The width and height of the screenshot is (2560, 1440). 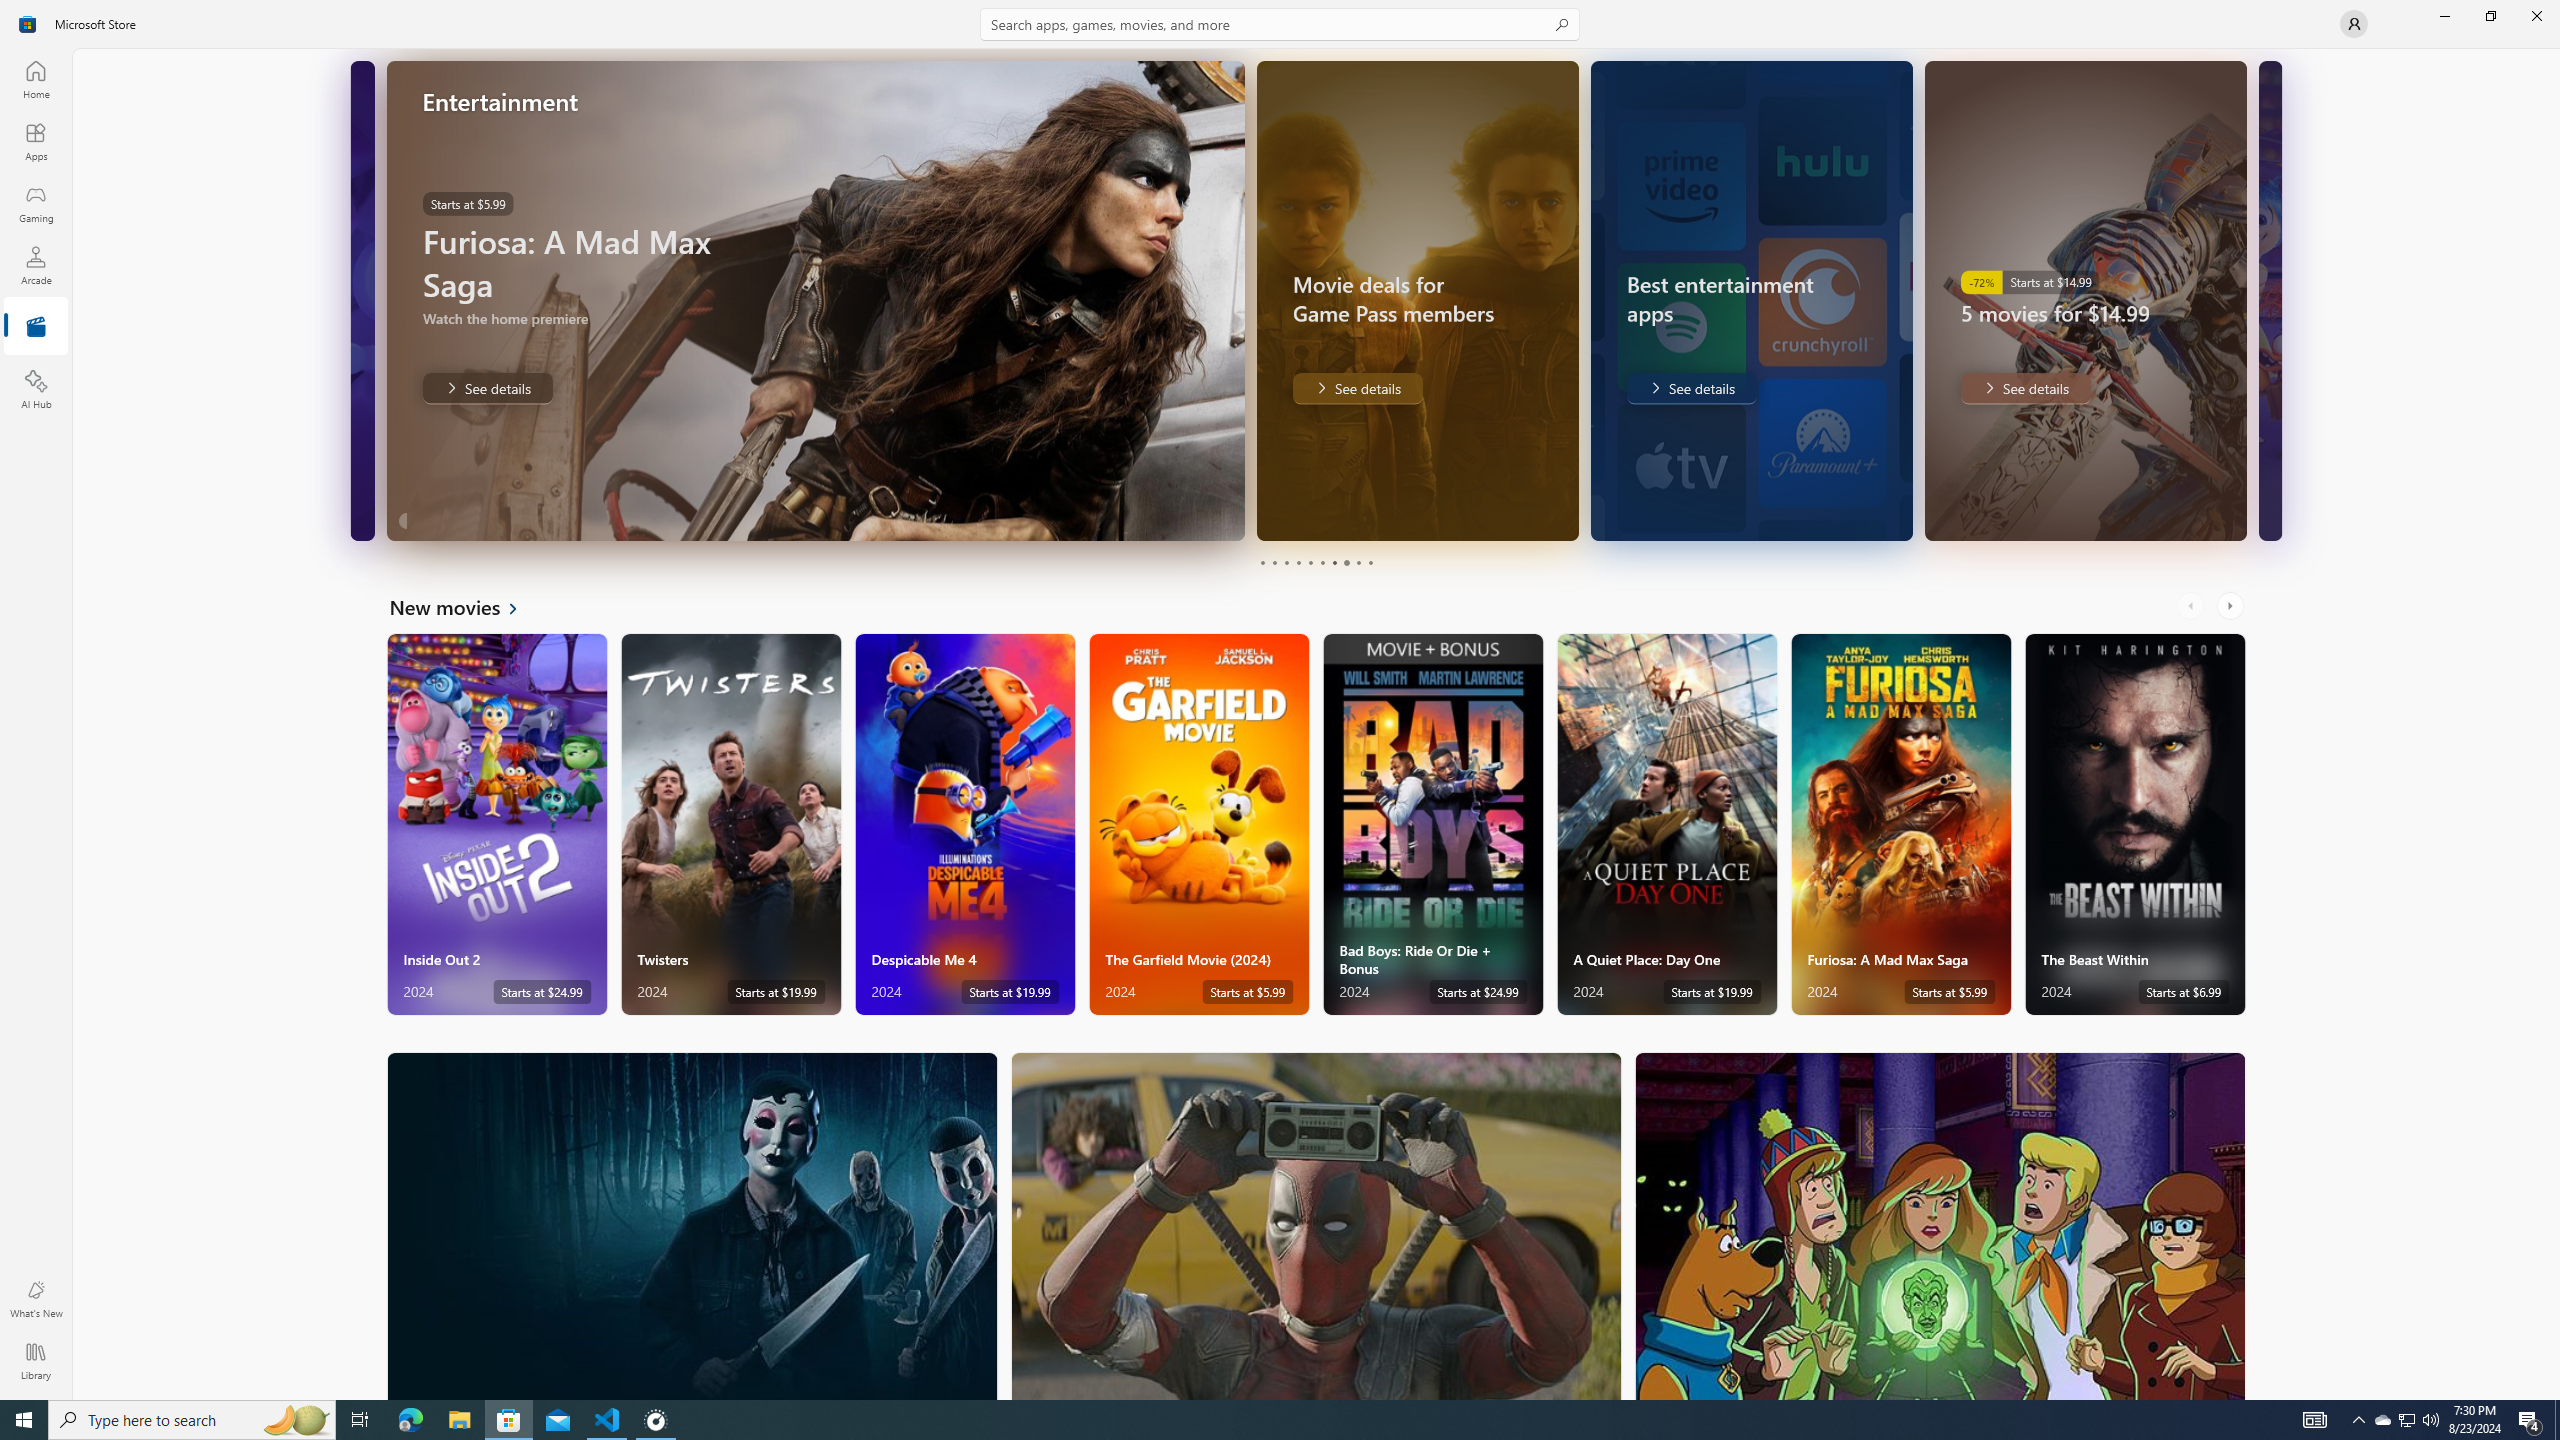 What do you see at coordinates (2490, 15) in the screenshot?
I see `'Restore Microsoft Store'` at bounding box center [2490, 15].